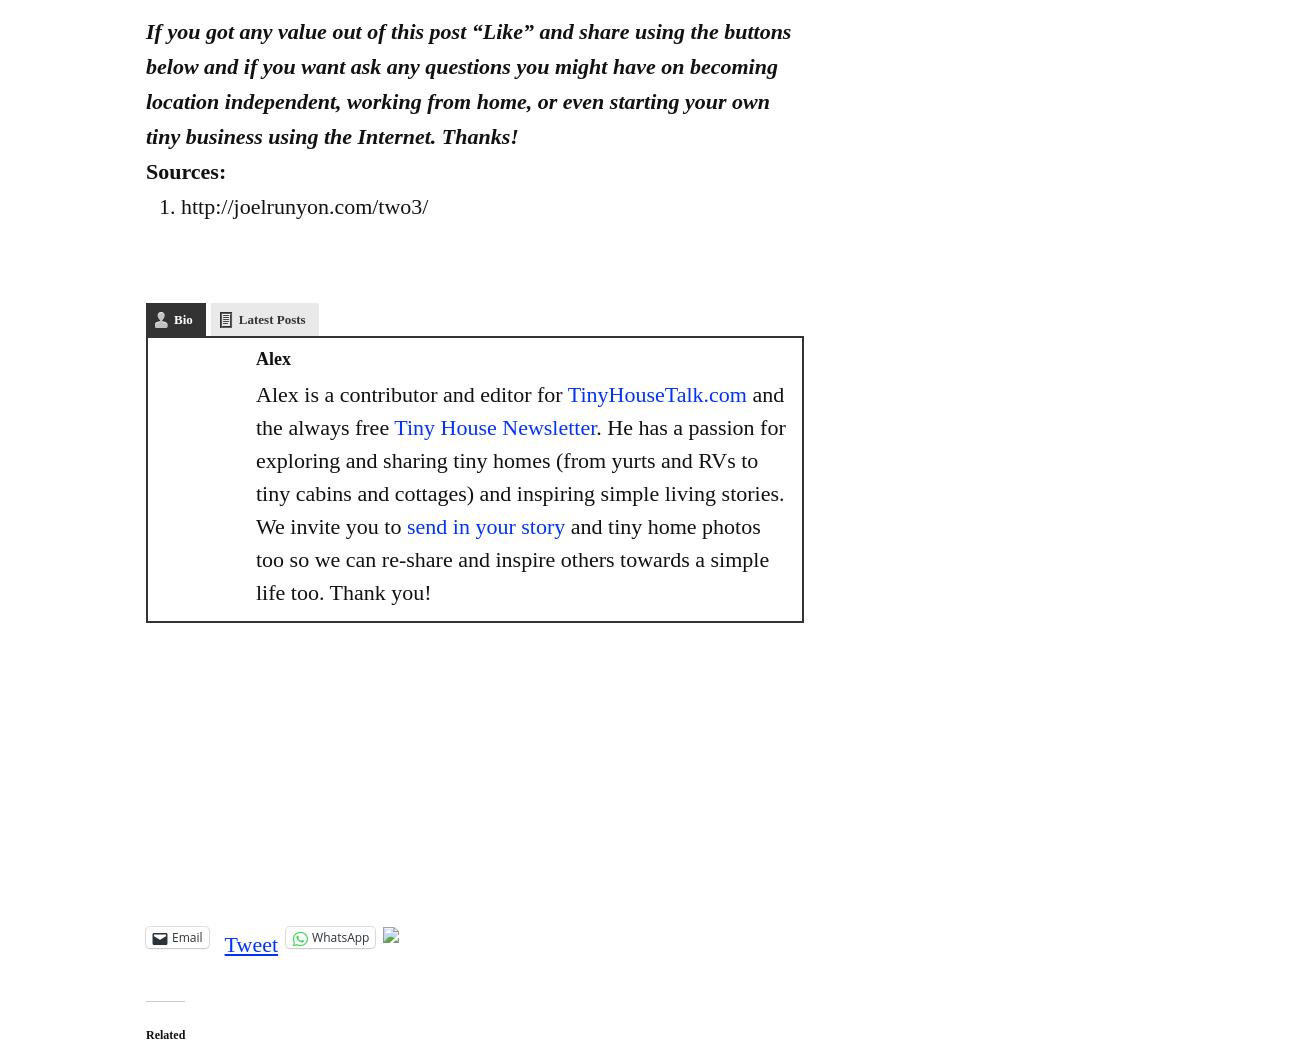 This screenshot has height=1041, width=1300. I want to click on 'and the always free', so click(520, 410).